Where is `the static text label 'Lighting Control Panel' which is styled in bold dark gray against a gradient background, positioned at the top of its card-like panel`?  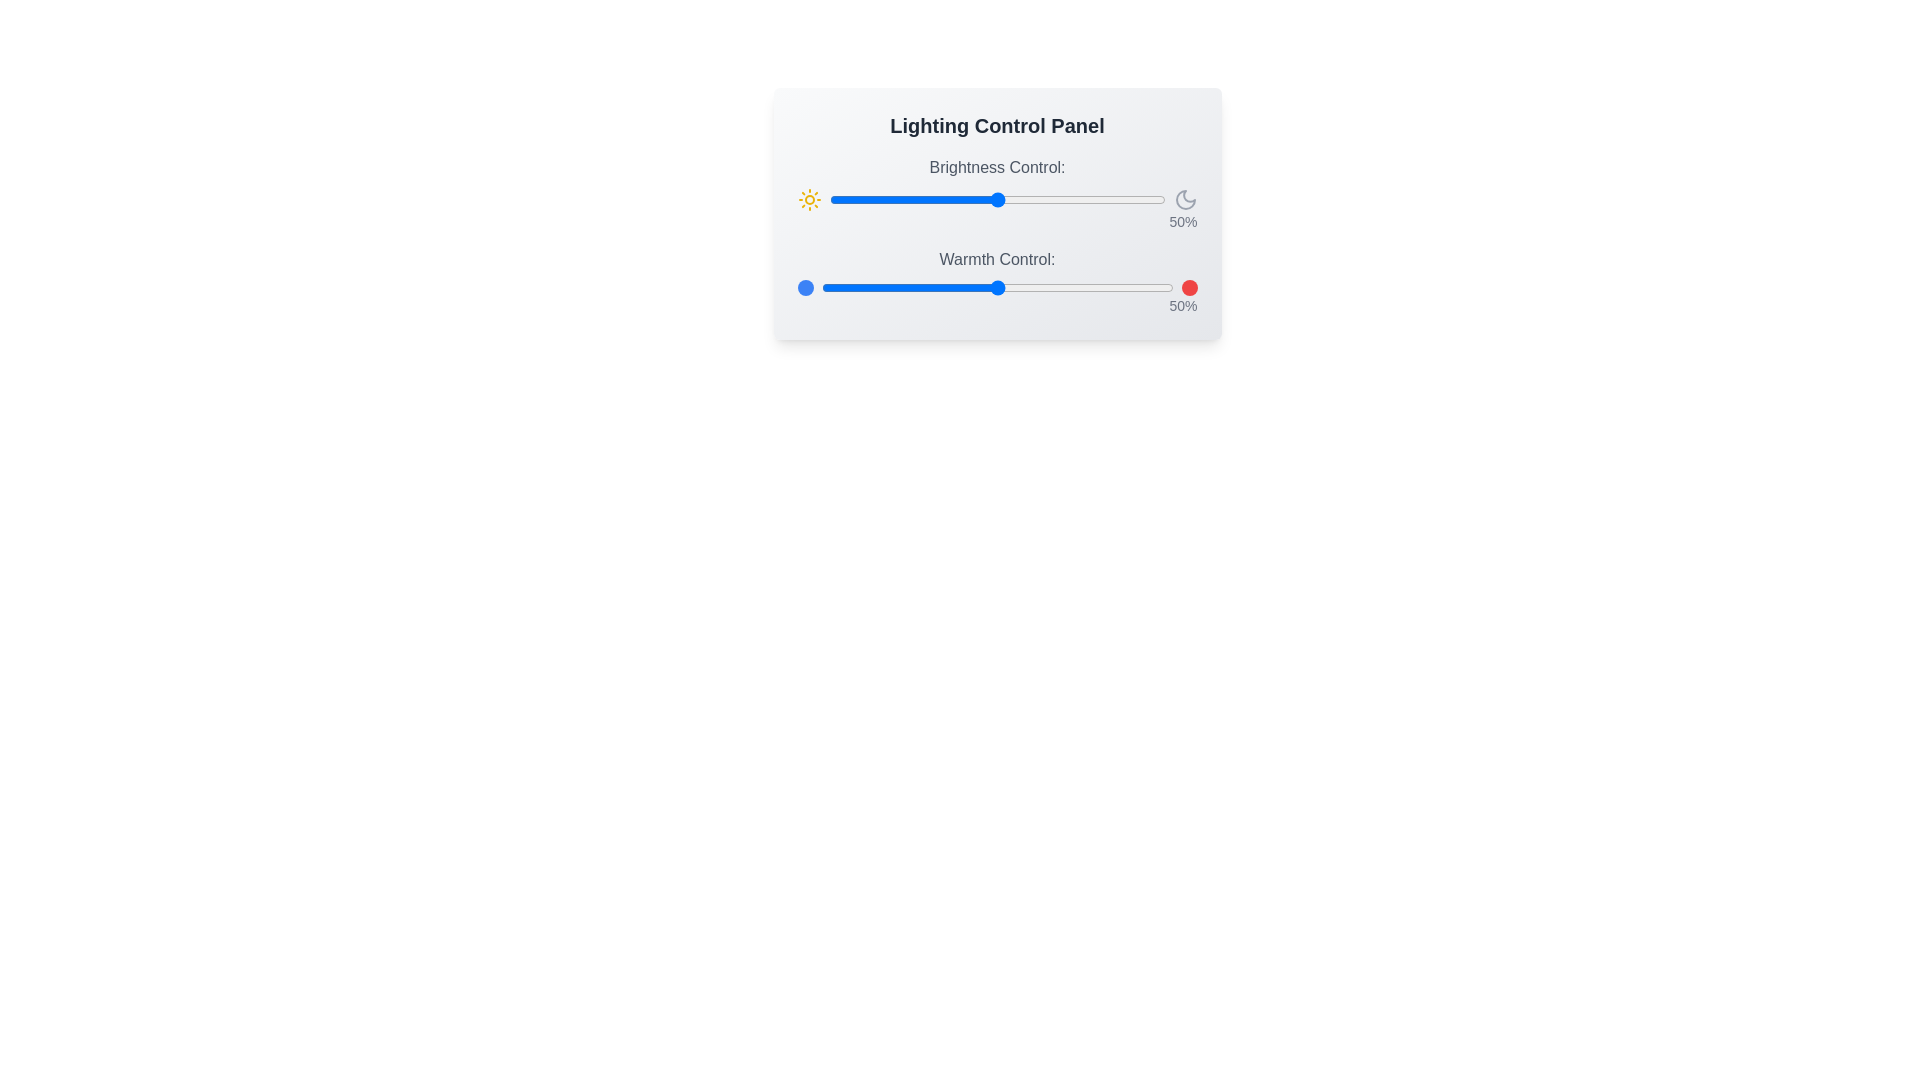
the static text label 'Lighting Control Panel' which is styled in bold dark gray against a gradient background, positioned at the top of its card-like panel is located at coordinates (997, 126).